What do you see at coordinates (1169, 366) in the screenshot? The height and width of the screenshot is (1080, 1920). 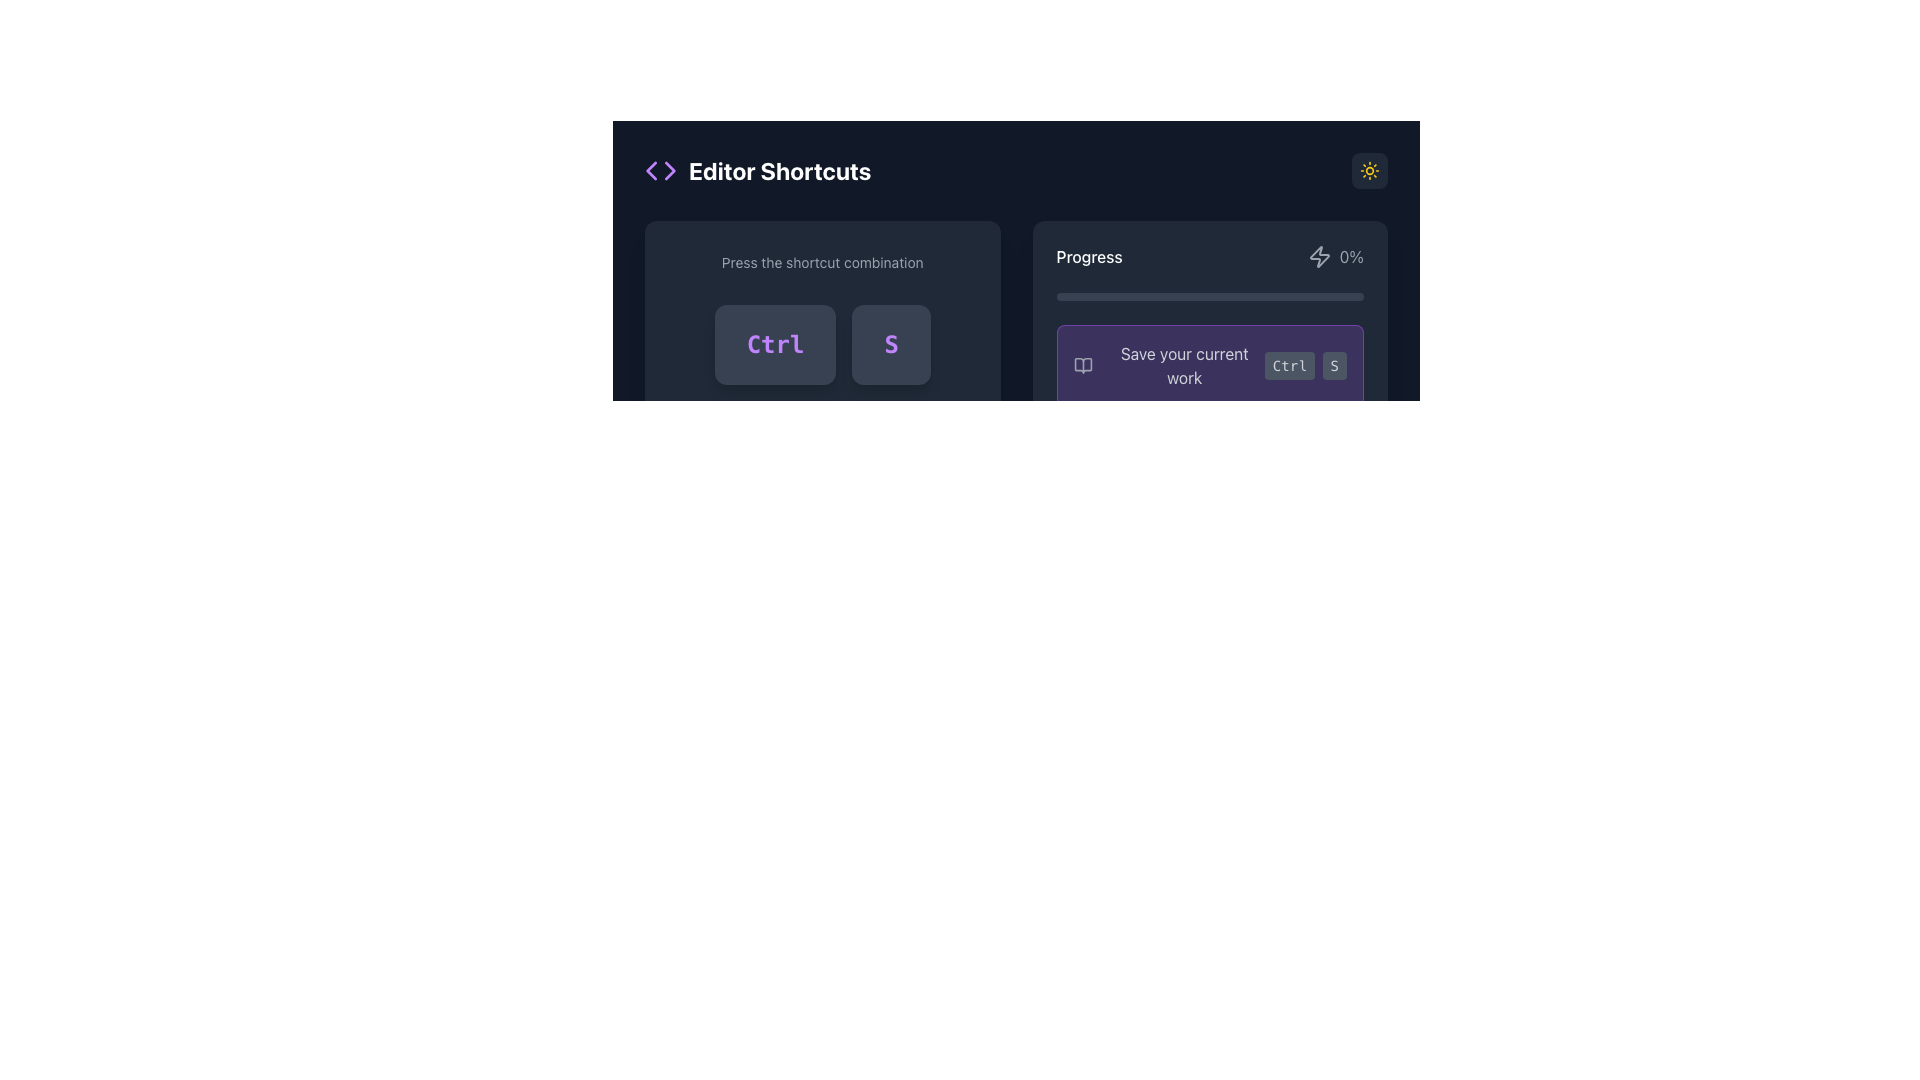 I see `the static text element that reads 'Save your current work' with an accompanying open book icon, which is centrally positioned within a rectangular box with a purple border and background highlight` at bounding box center [1169, 366].